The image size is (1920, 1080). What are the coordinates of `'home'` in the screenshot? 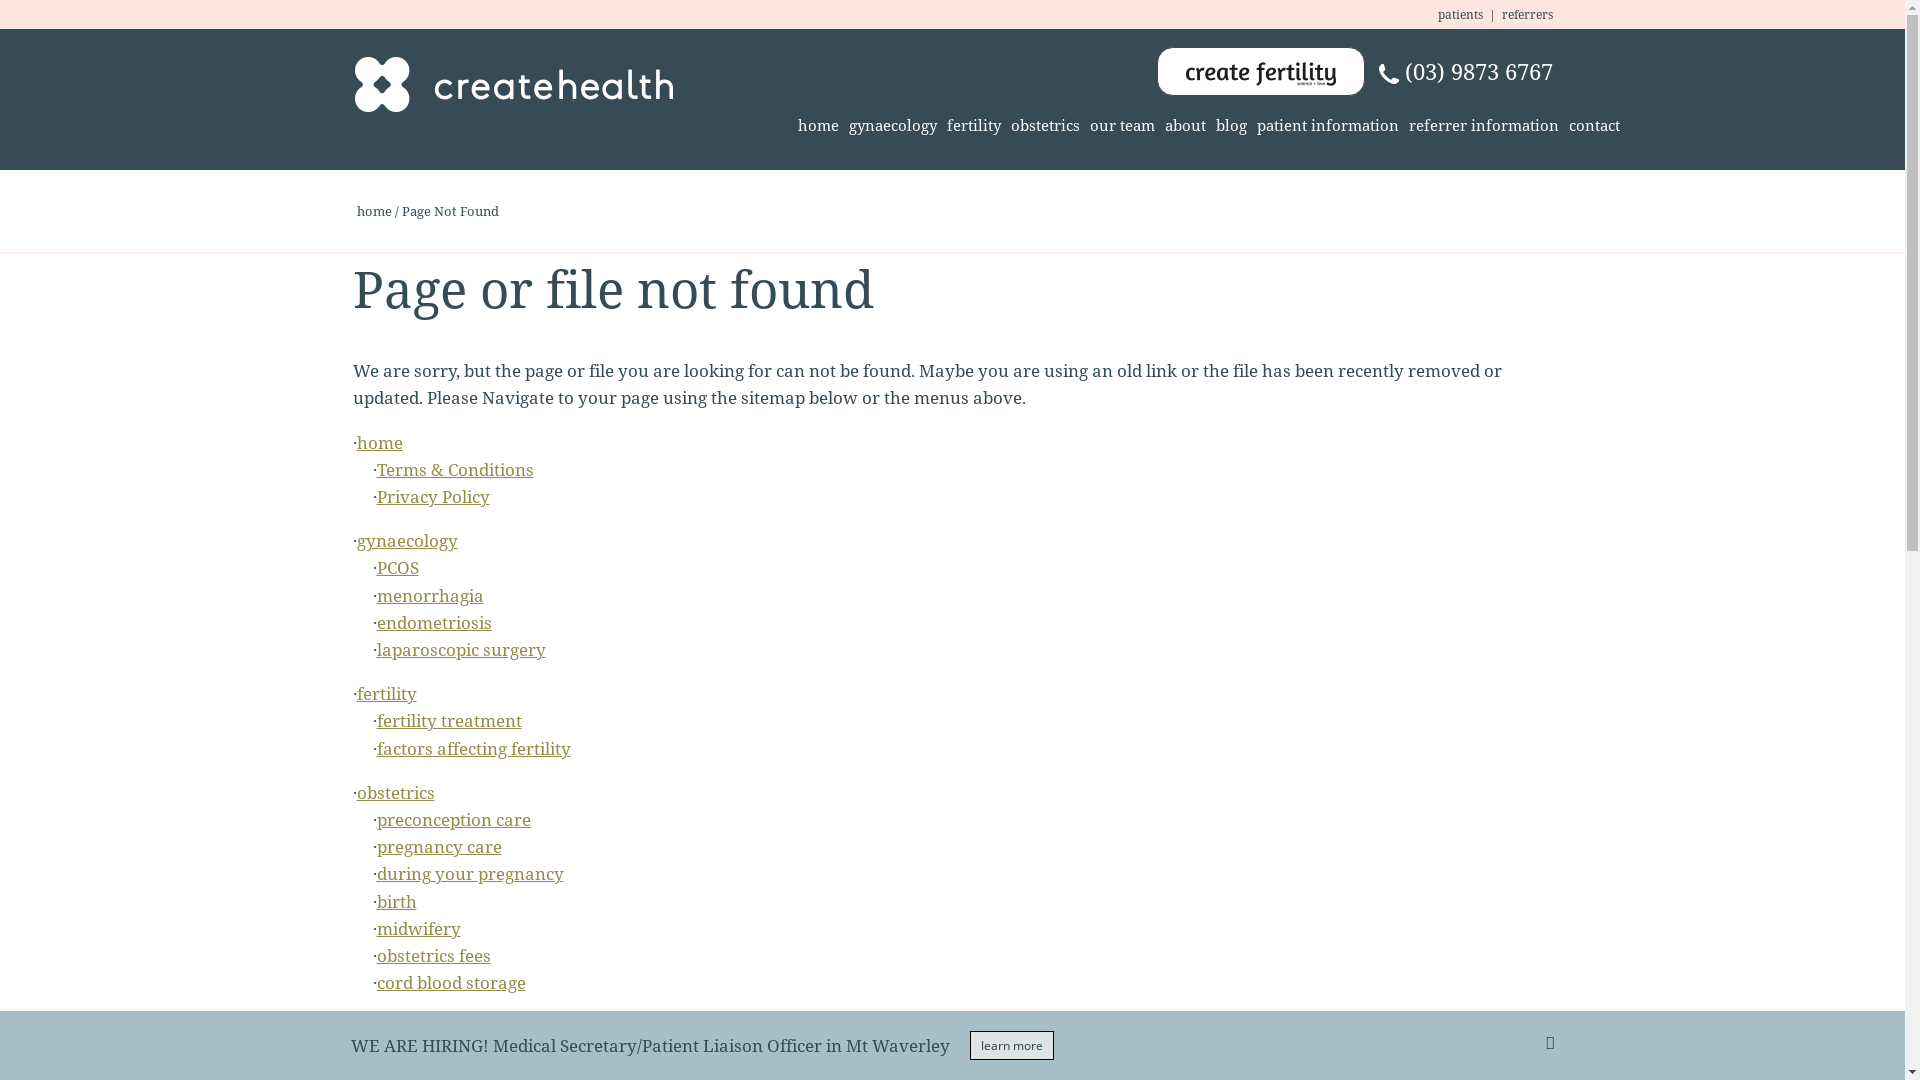 It's located at (379, 441).